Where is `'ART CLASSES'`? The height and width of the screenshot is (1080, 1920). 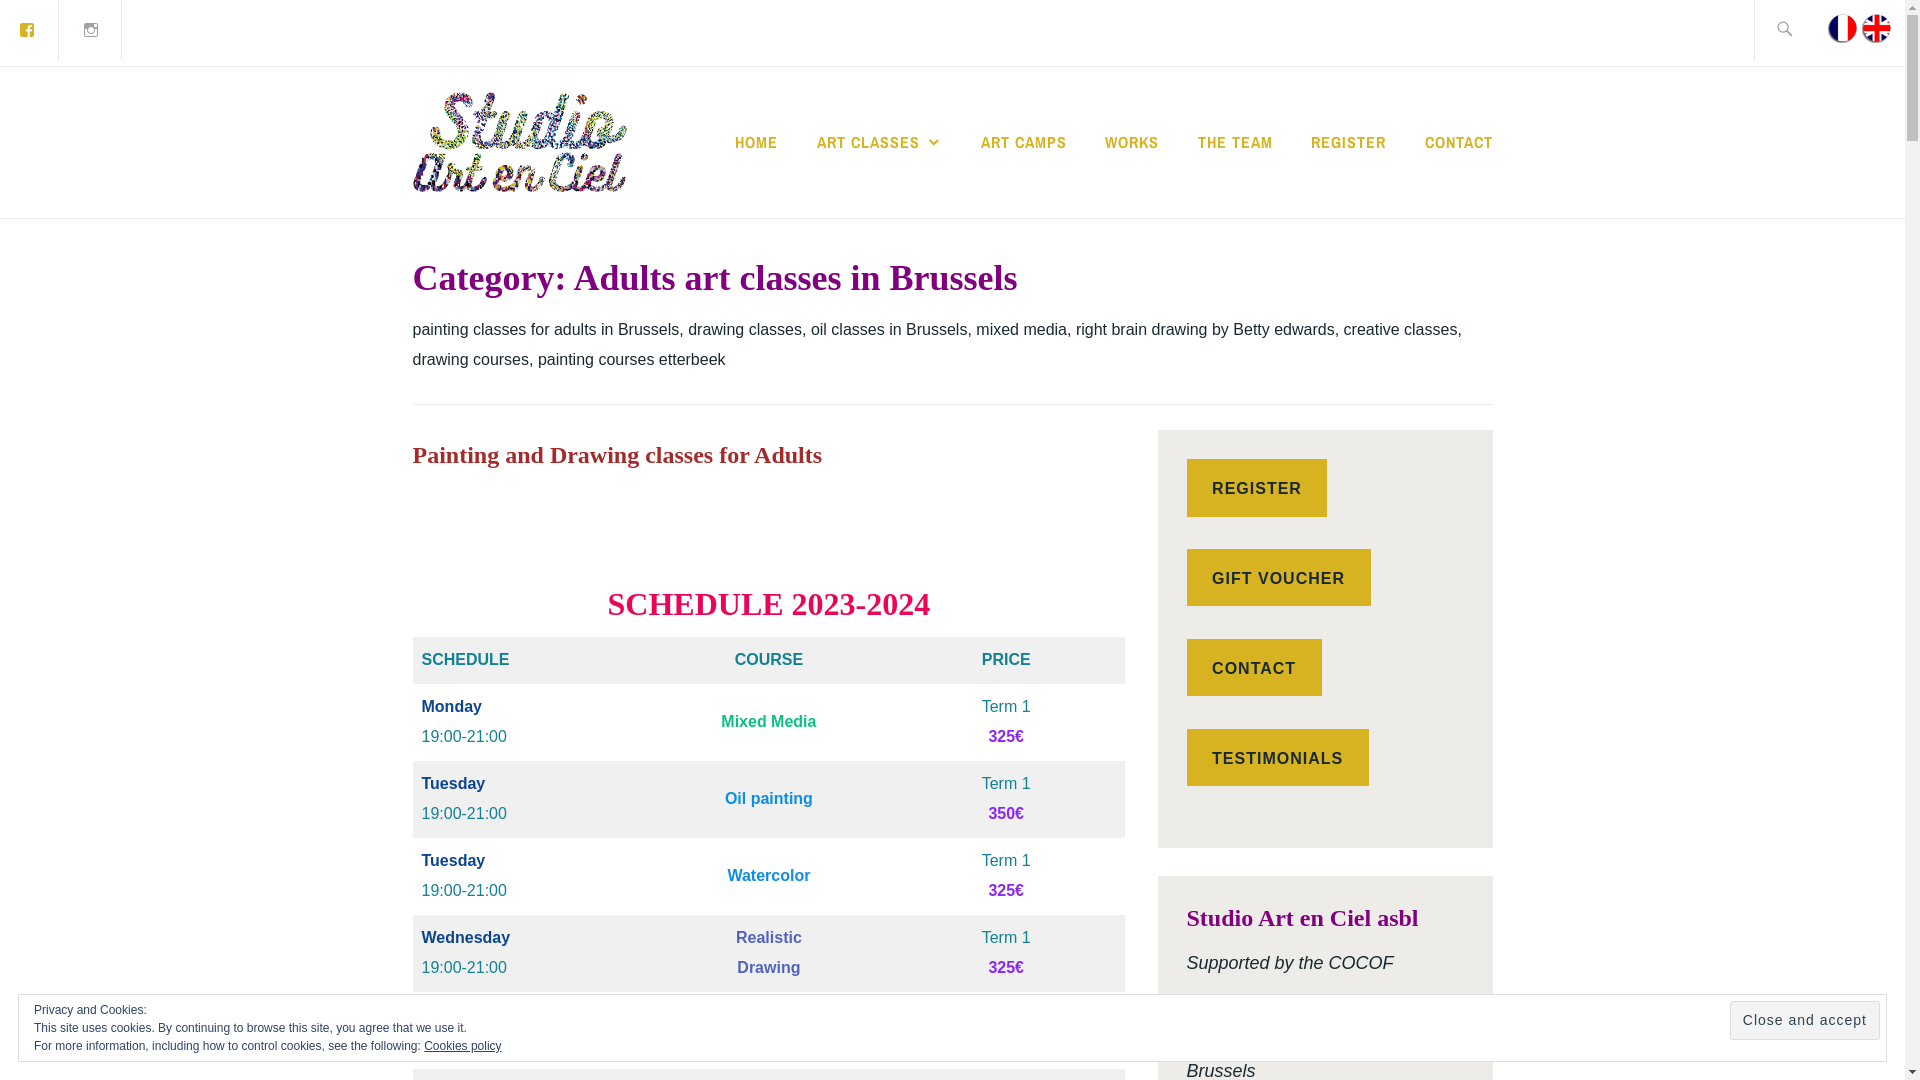 'ART CLASSES' is located at coordinates (879, 141).